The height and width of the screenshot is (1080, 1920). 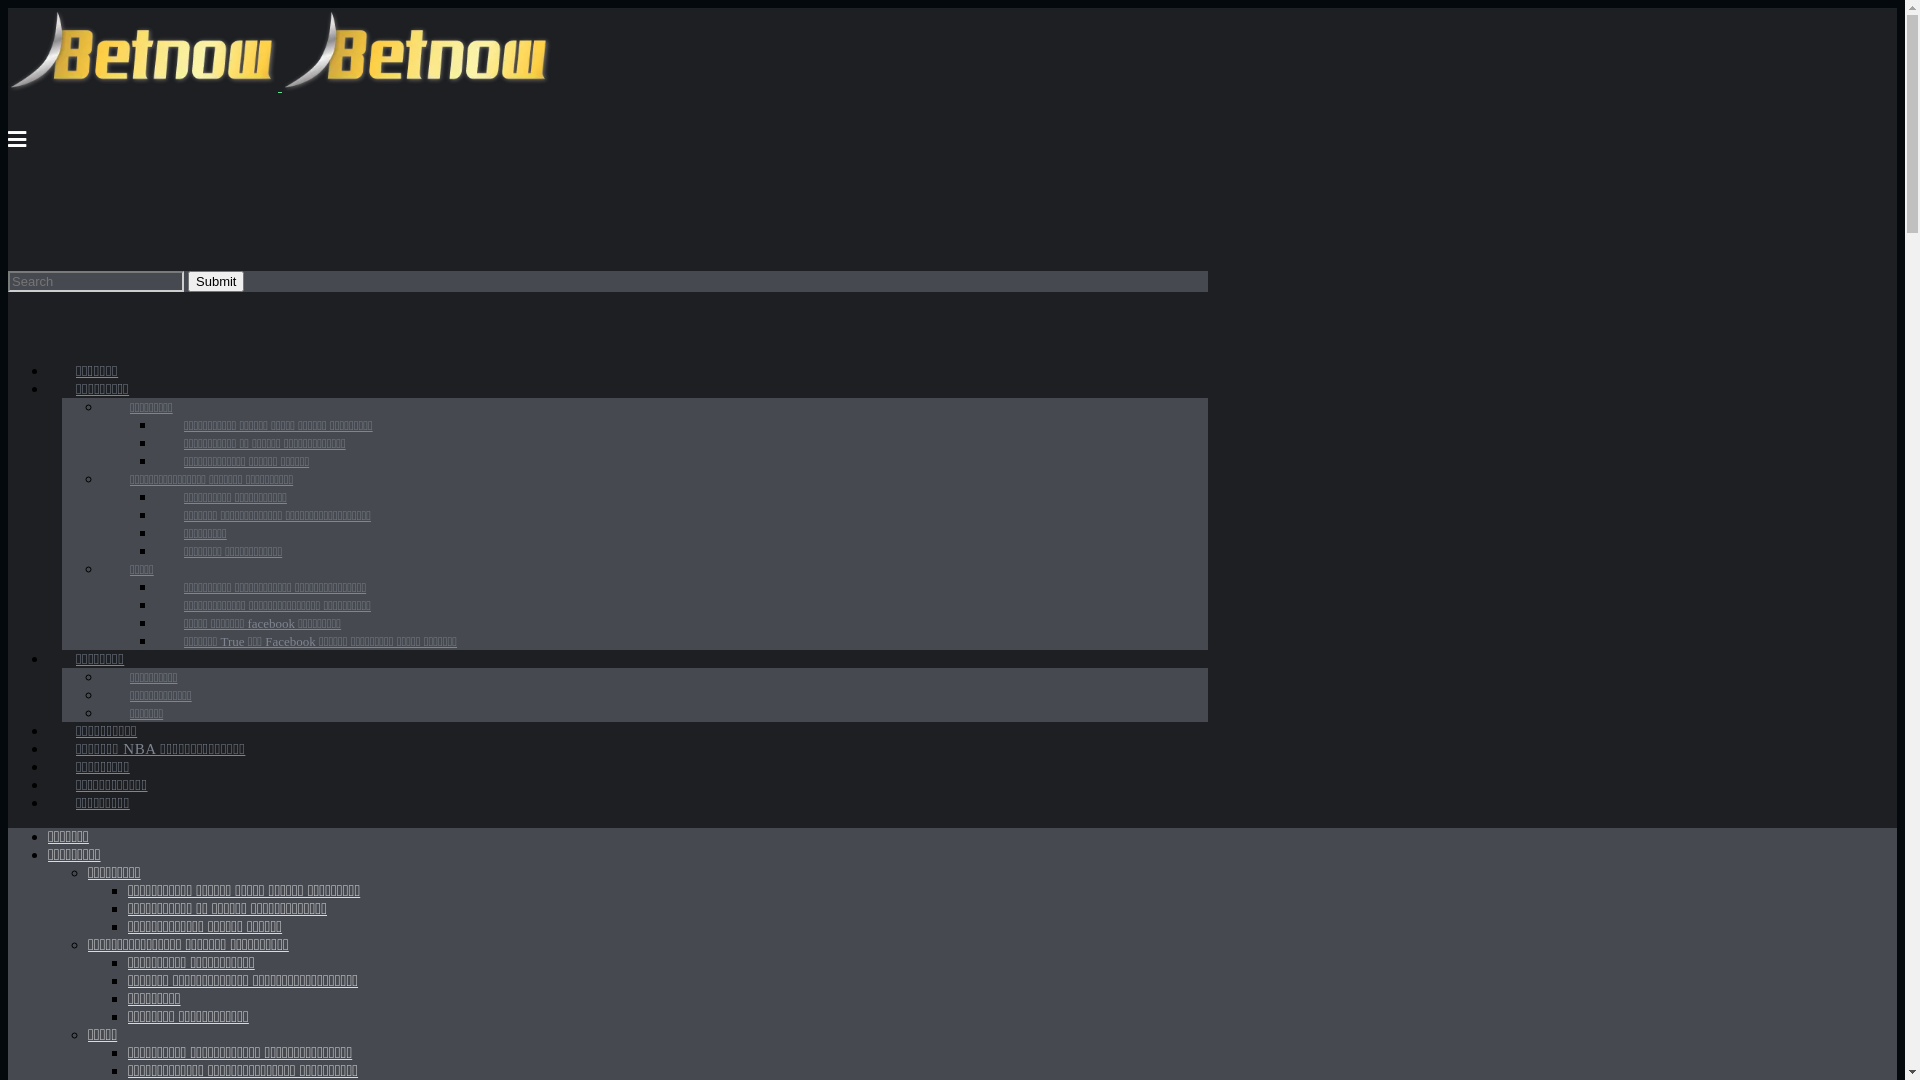 I want to click on 'Submit', so click(x=187, y=280).